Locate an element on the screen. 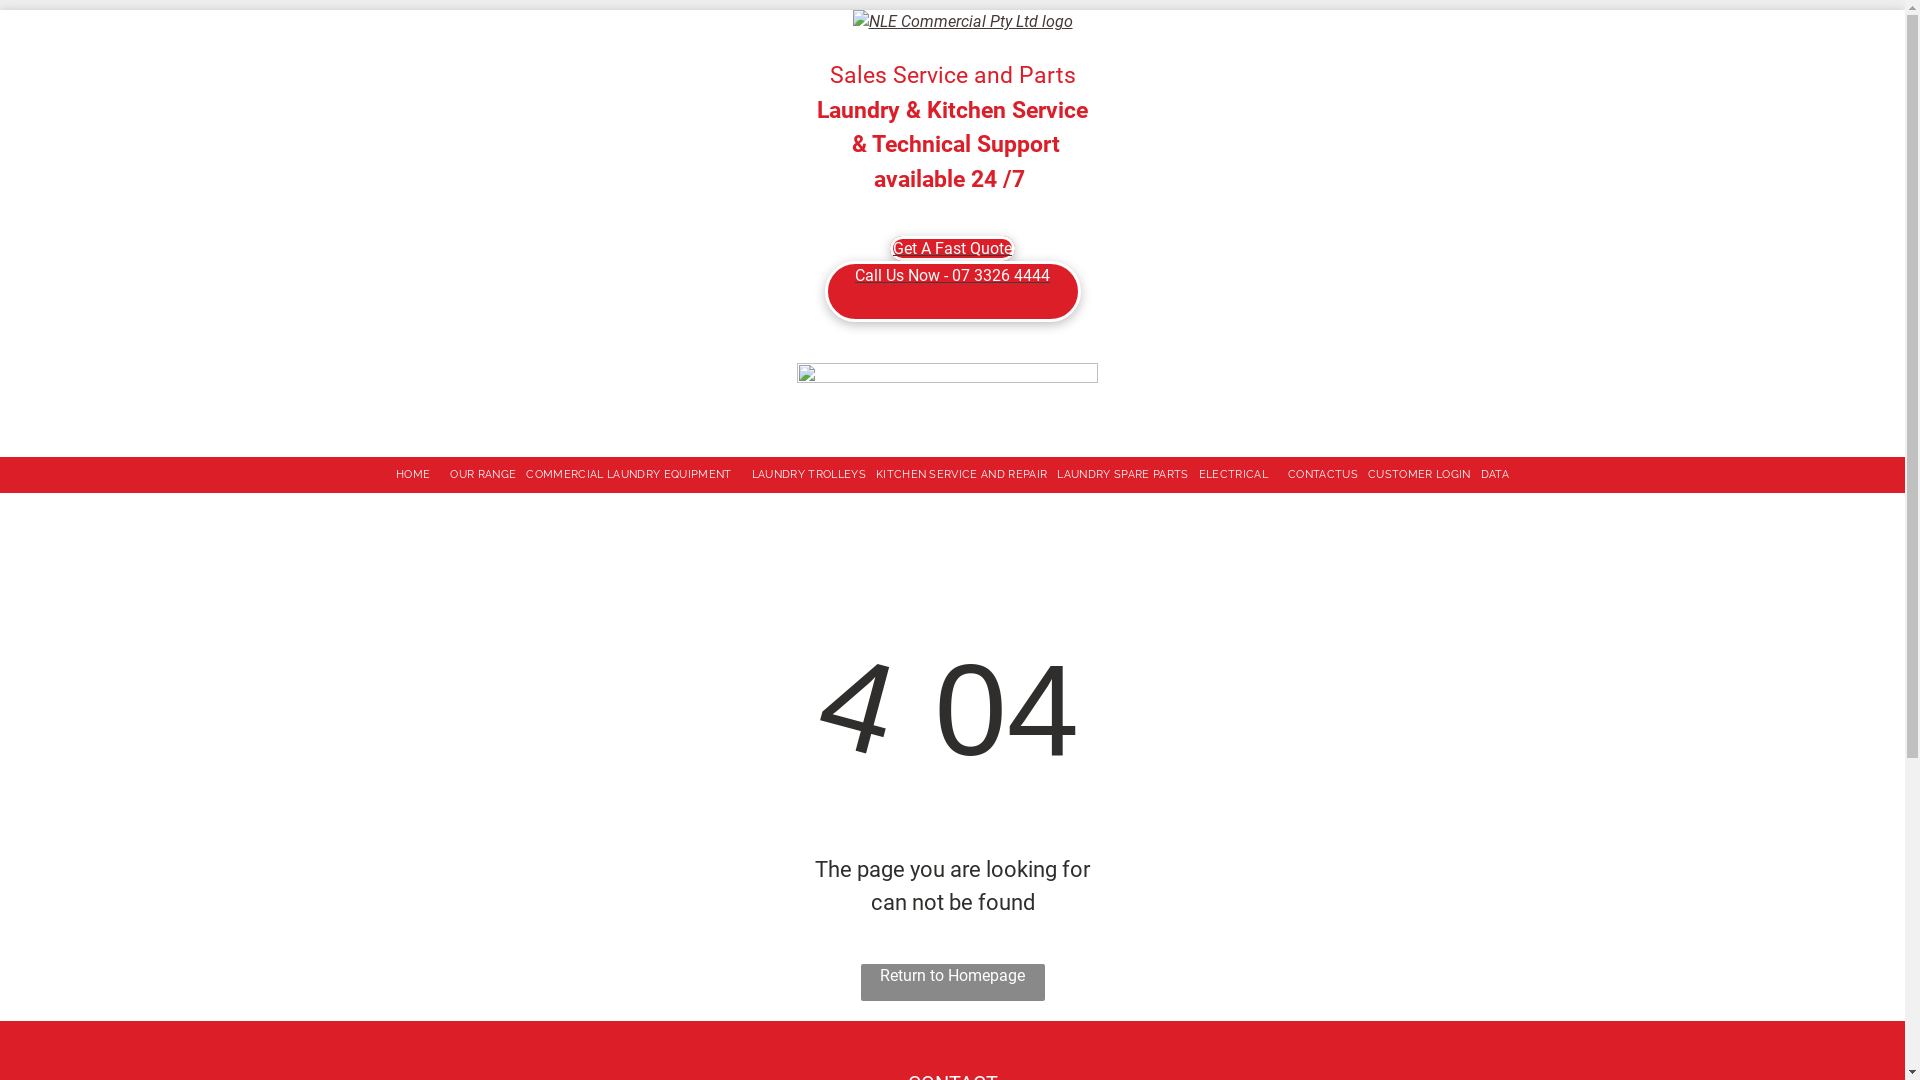 Image resolution: width=1920 pixels, height=1080 pixels. 'CUSTOMER LOGIN' is located at coordinates (1418, 475).